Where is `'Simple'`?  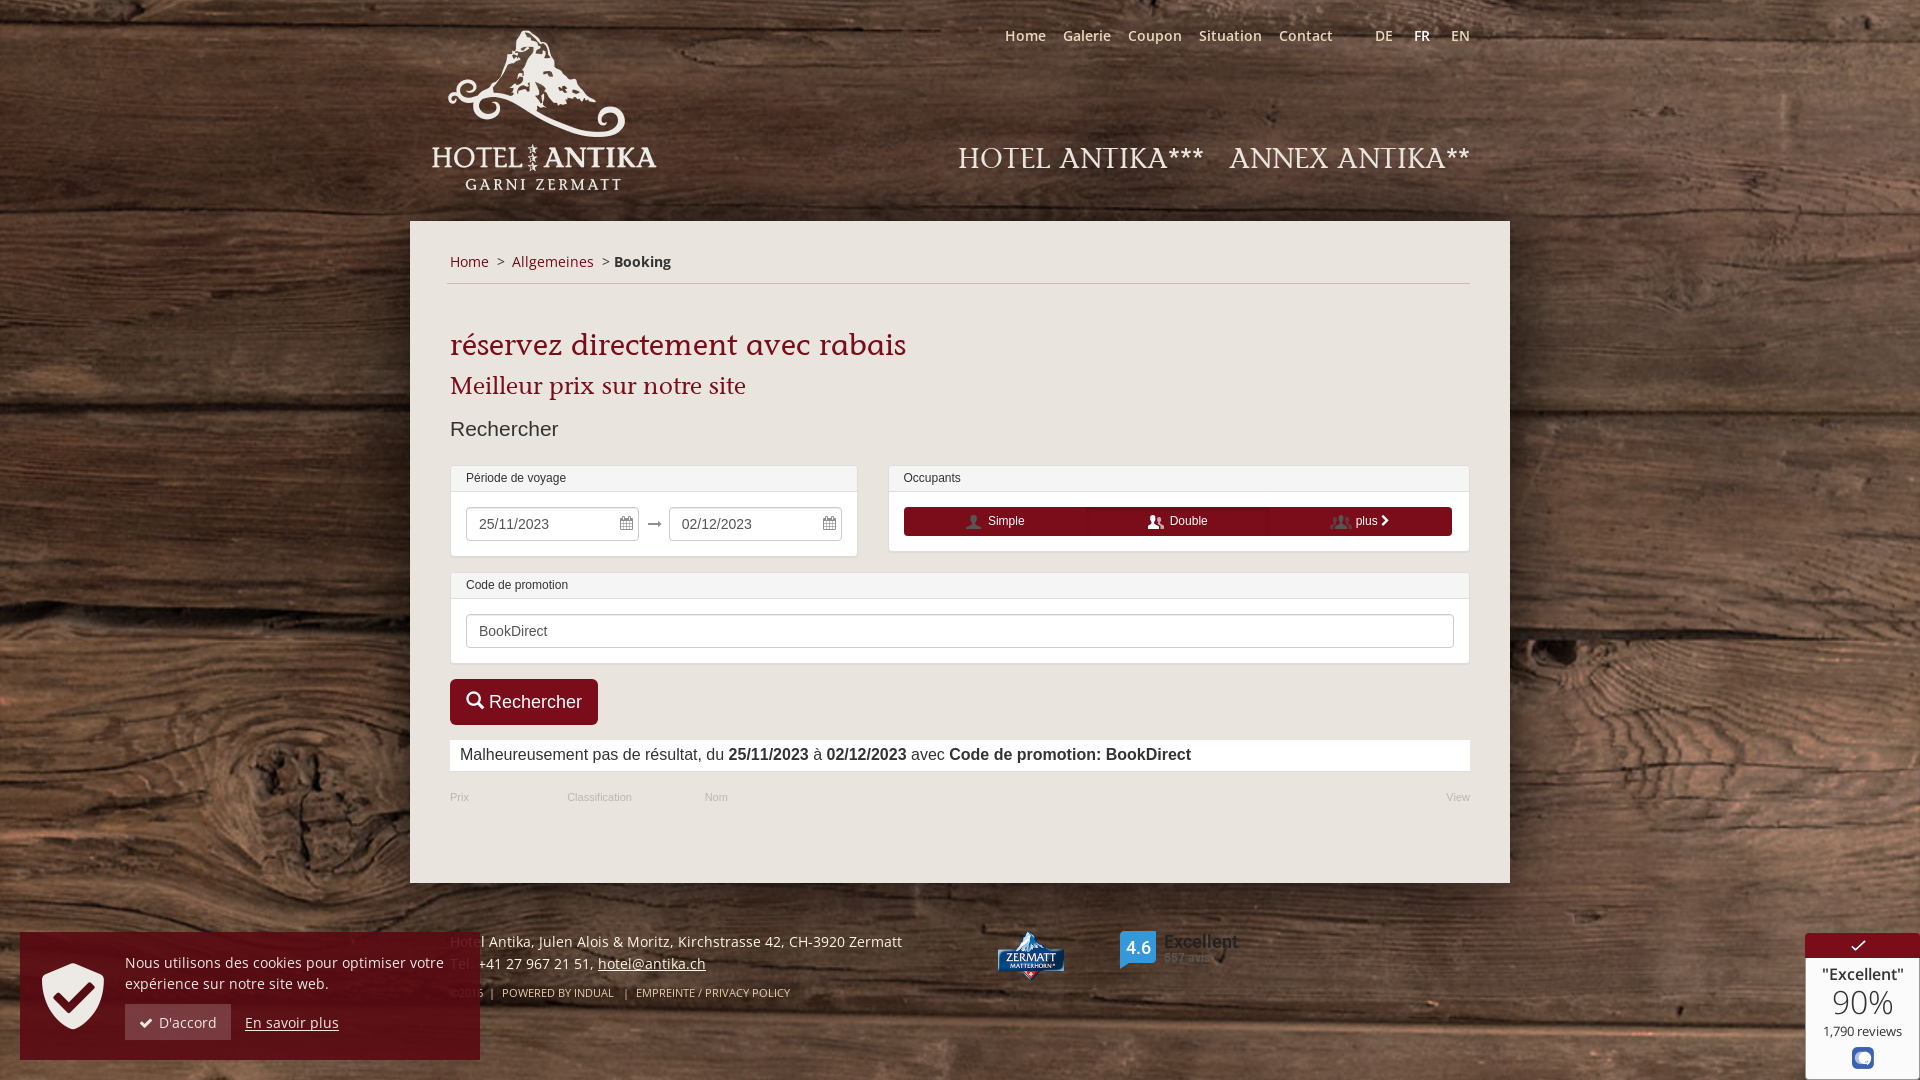 'Simple' is located at coordinates (995, 520).